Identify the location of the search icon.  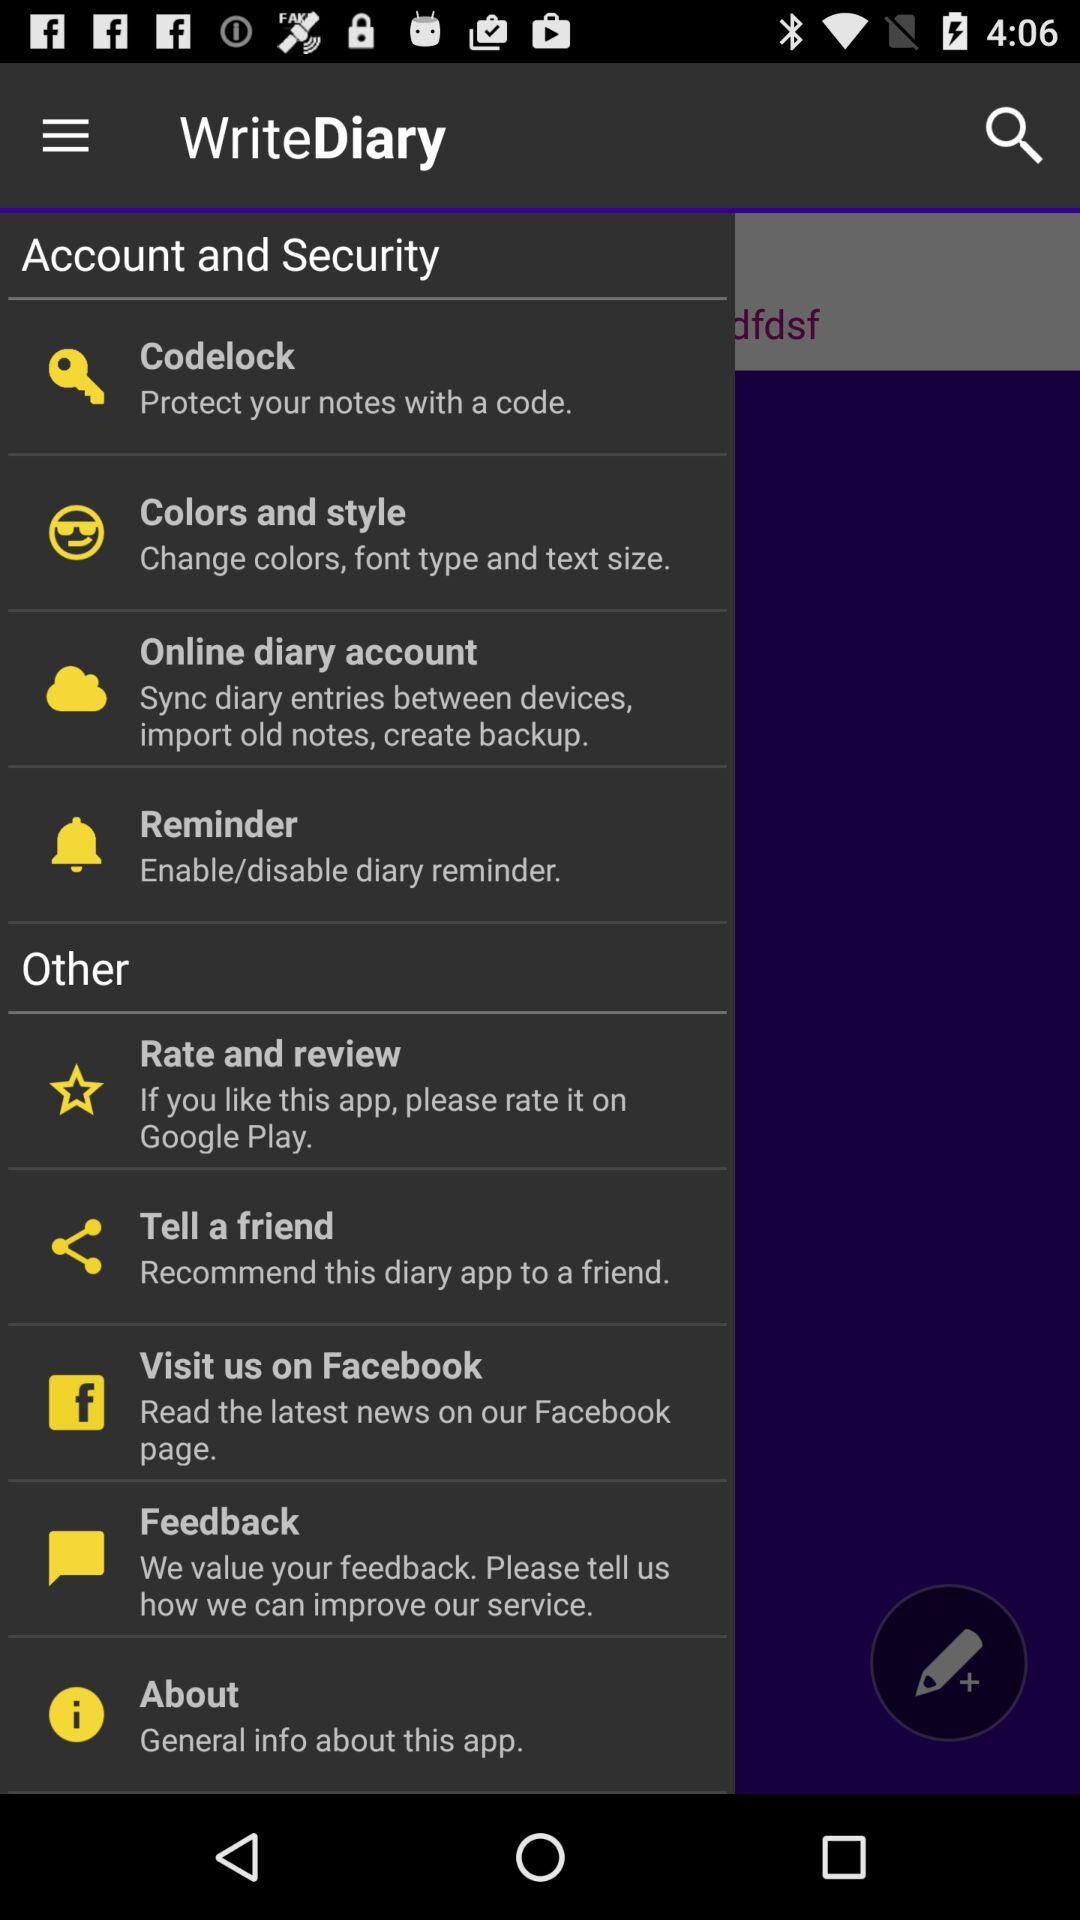
(1014, 143).